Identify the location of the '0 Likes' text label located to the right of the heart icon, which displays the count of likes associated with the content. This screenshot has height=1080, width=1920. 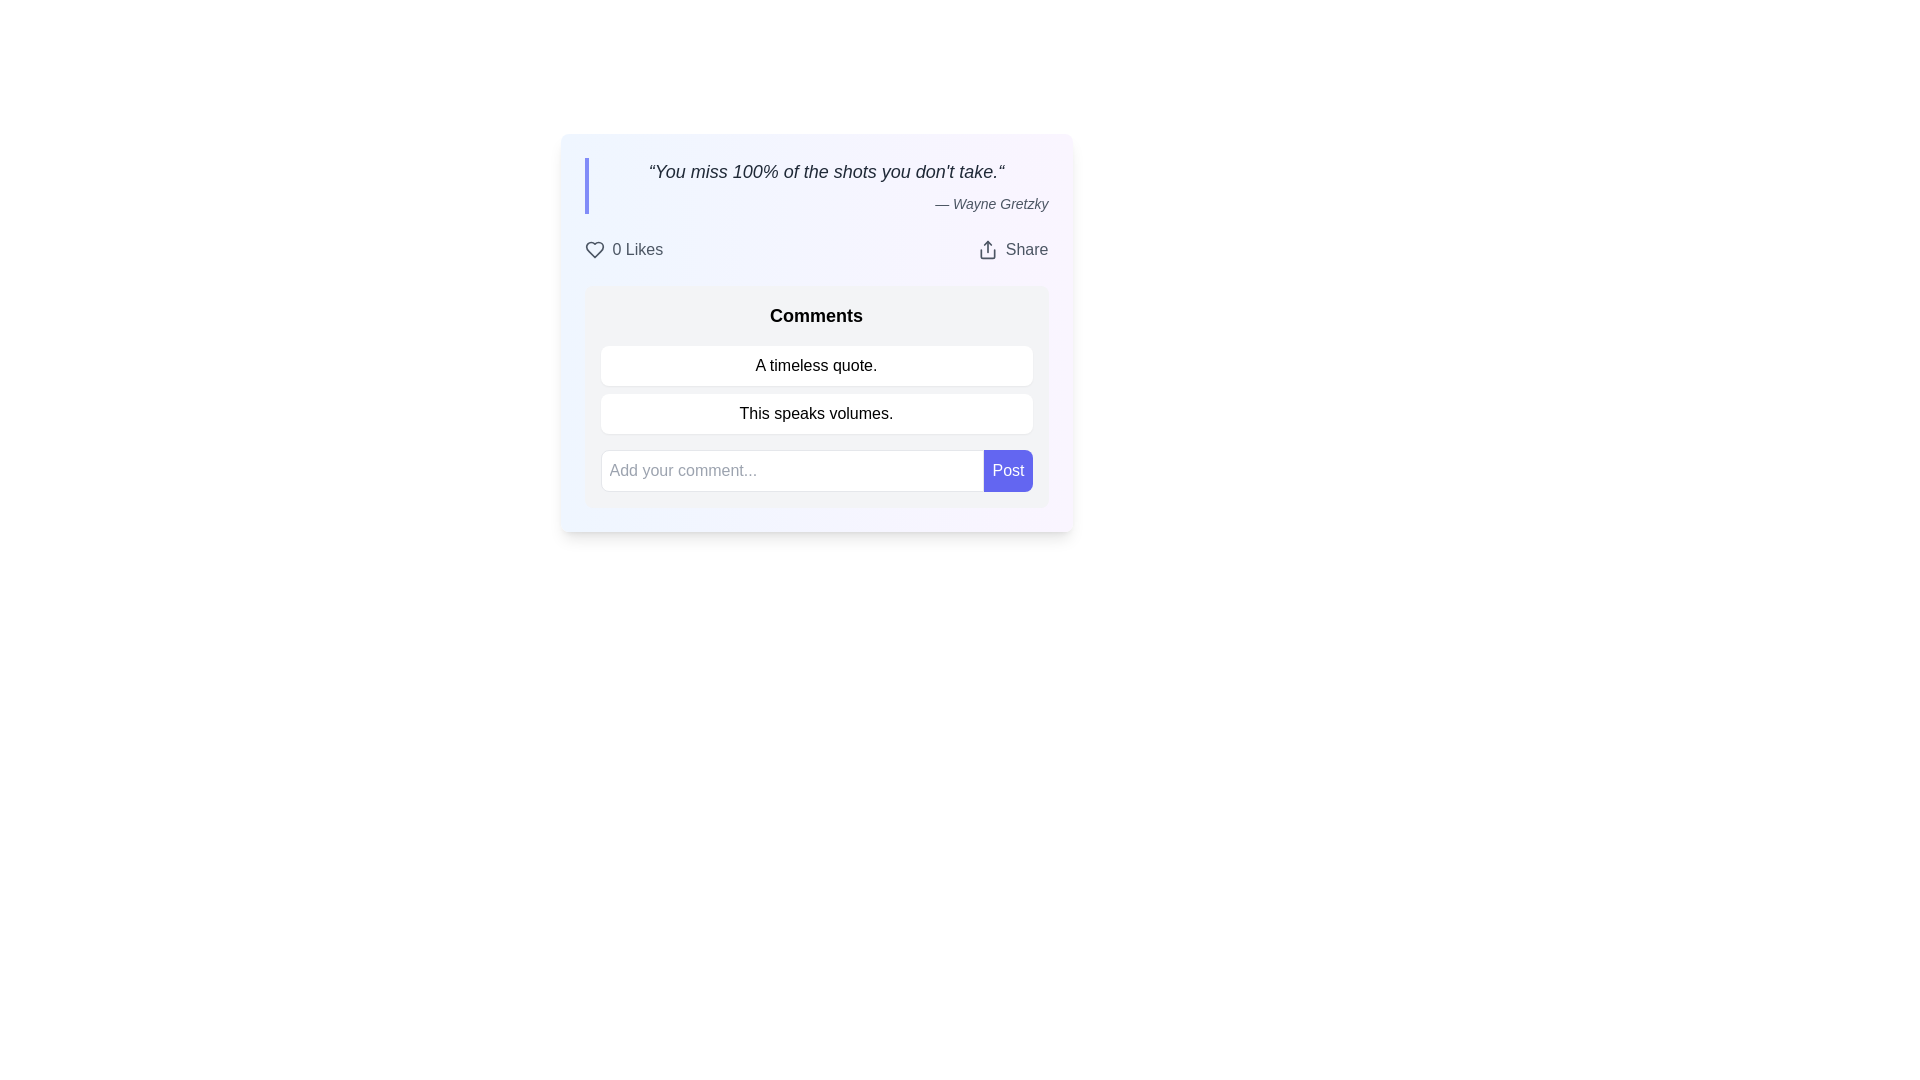
(636, 249).